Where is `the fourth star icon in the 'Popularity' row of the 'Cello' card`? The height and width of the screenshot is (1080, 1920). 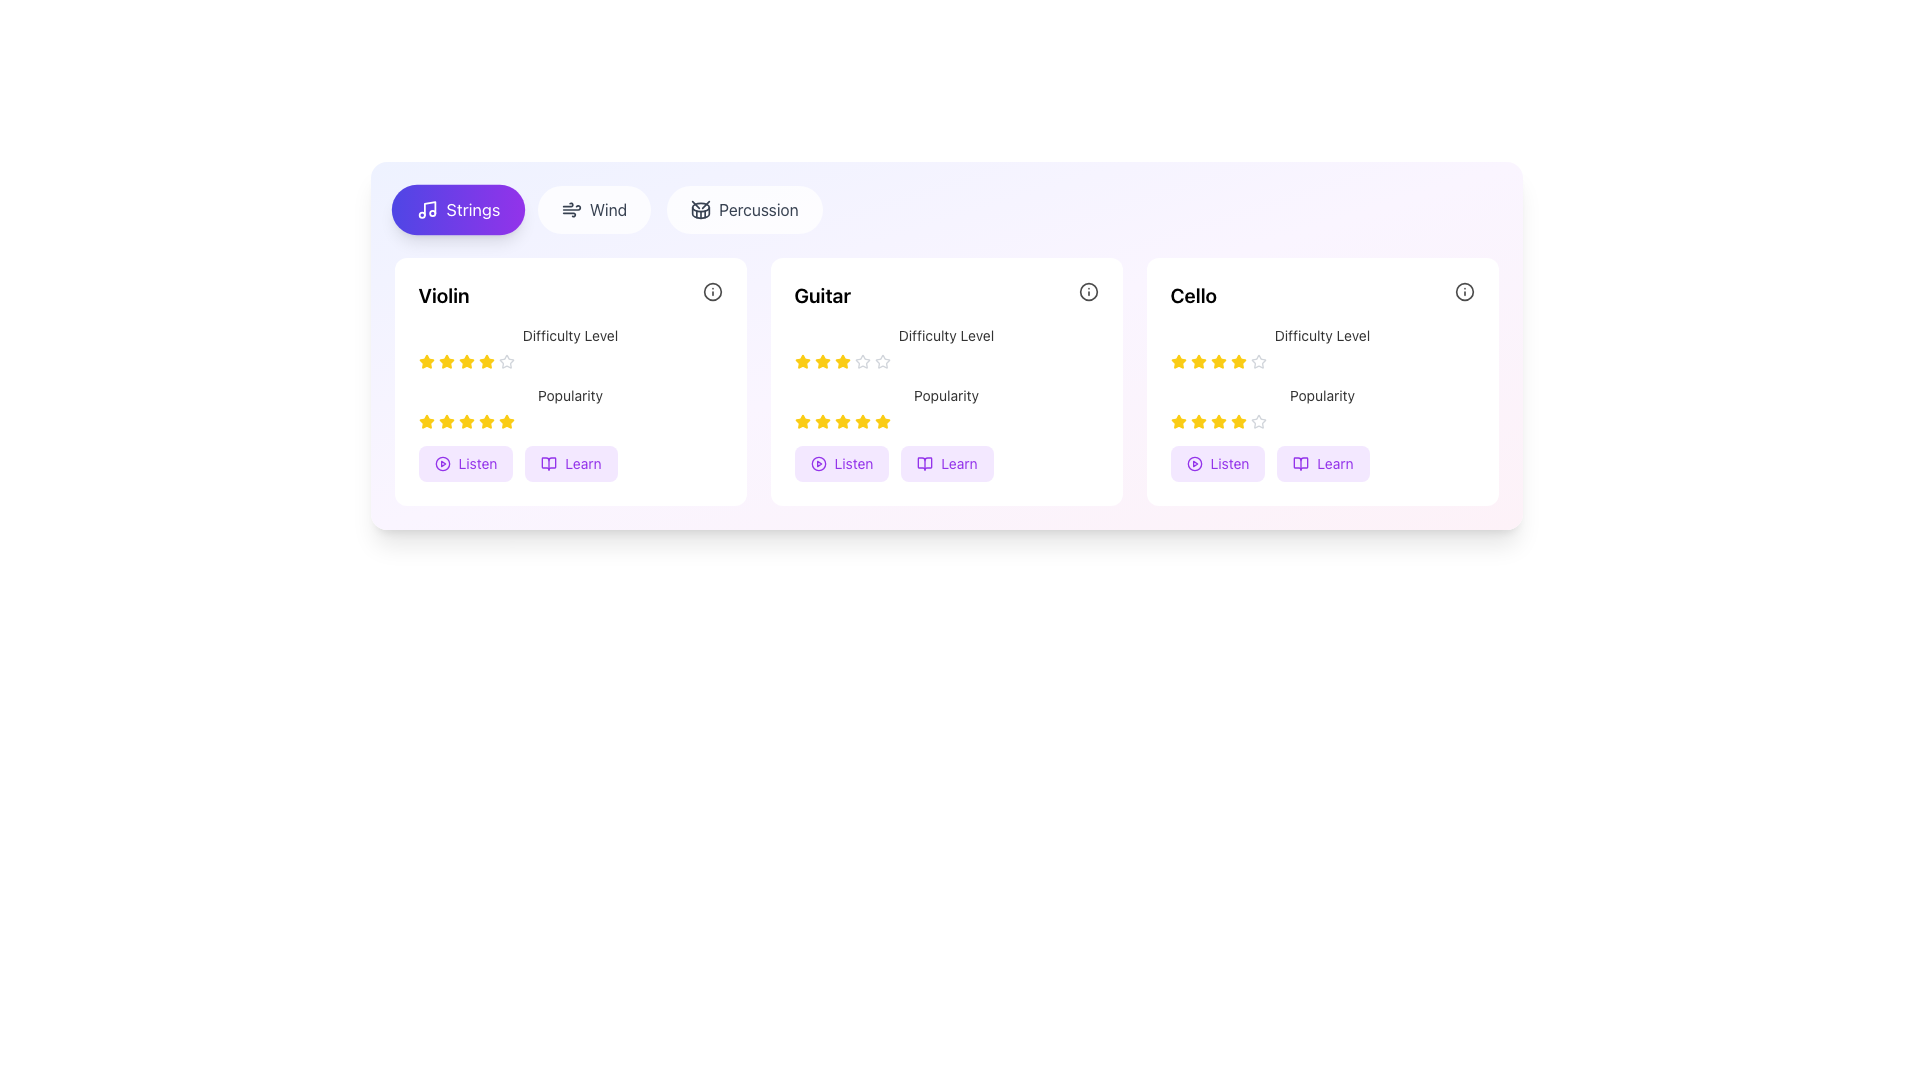
the fourth star icon in the 'Popularity' row of the 'Cello' card is located at coordinates (1217, 420).